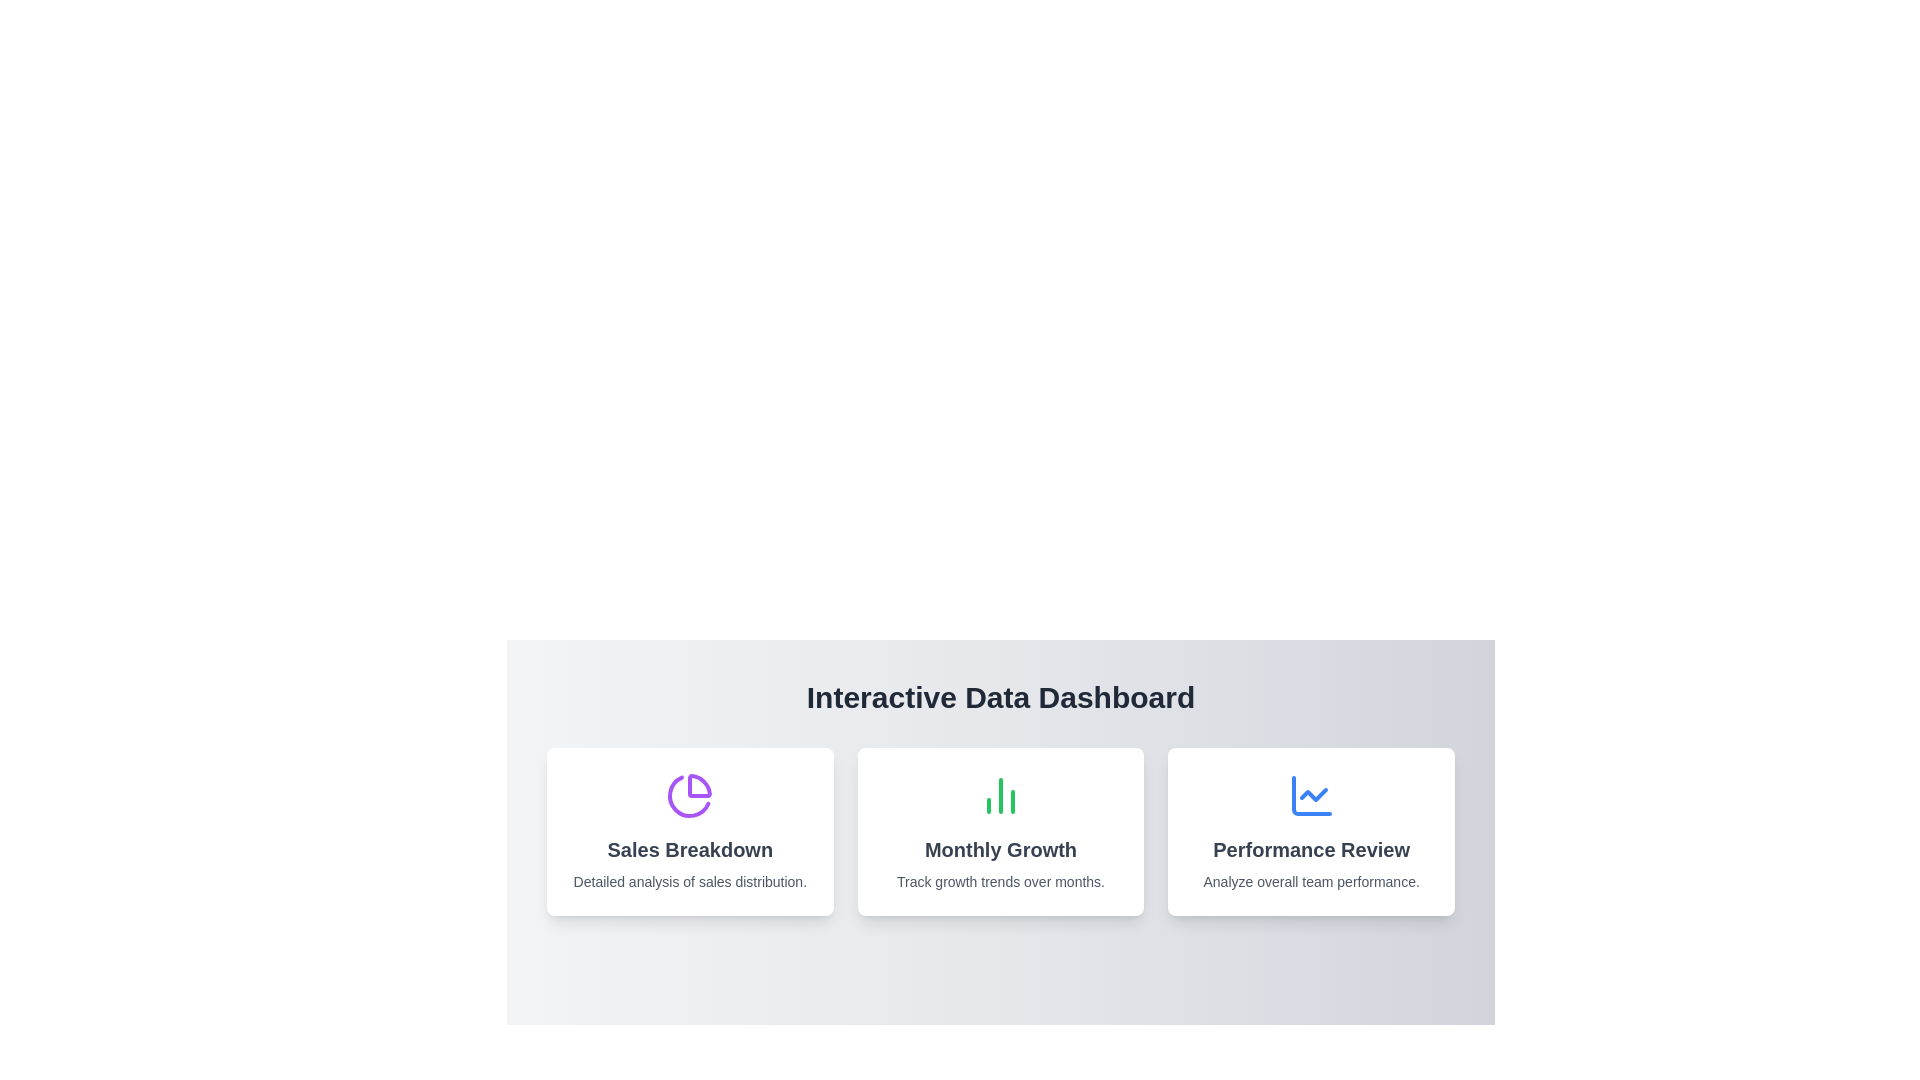 This screenshot has height=1080, width=1920. What do you see at coordinates (1311, 849) in the screenshot?
I see `the 'Performance Review' label element which is styled in large, bold gray text and is part of a card layout, located beneath a blue line chart icon and above the text 'Analyze overall team performance'` at bounding box center [1311, 849].